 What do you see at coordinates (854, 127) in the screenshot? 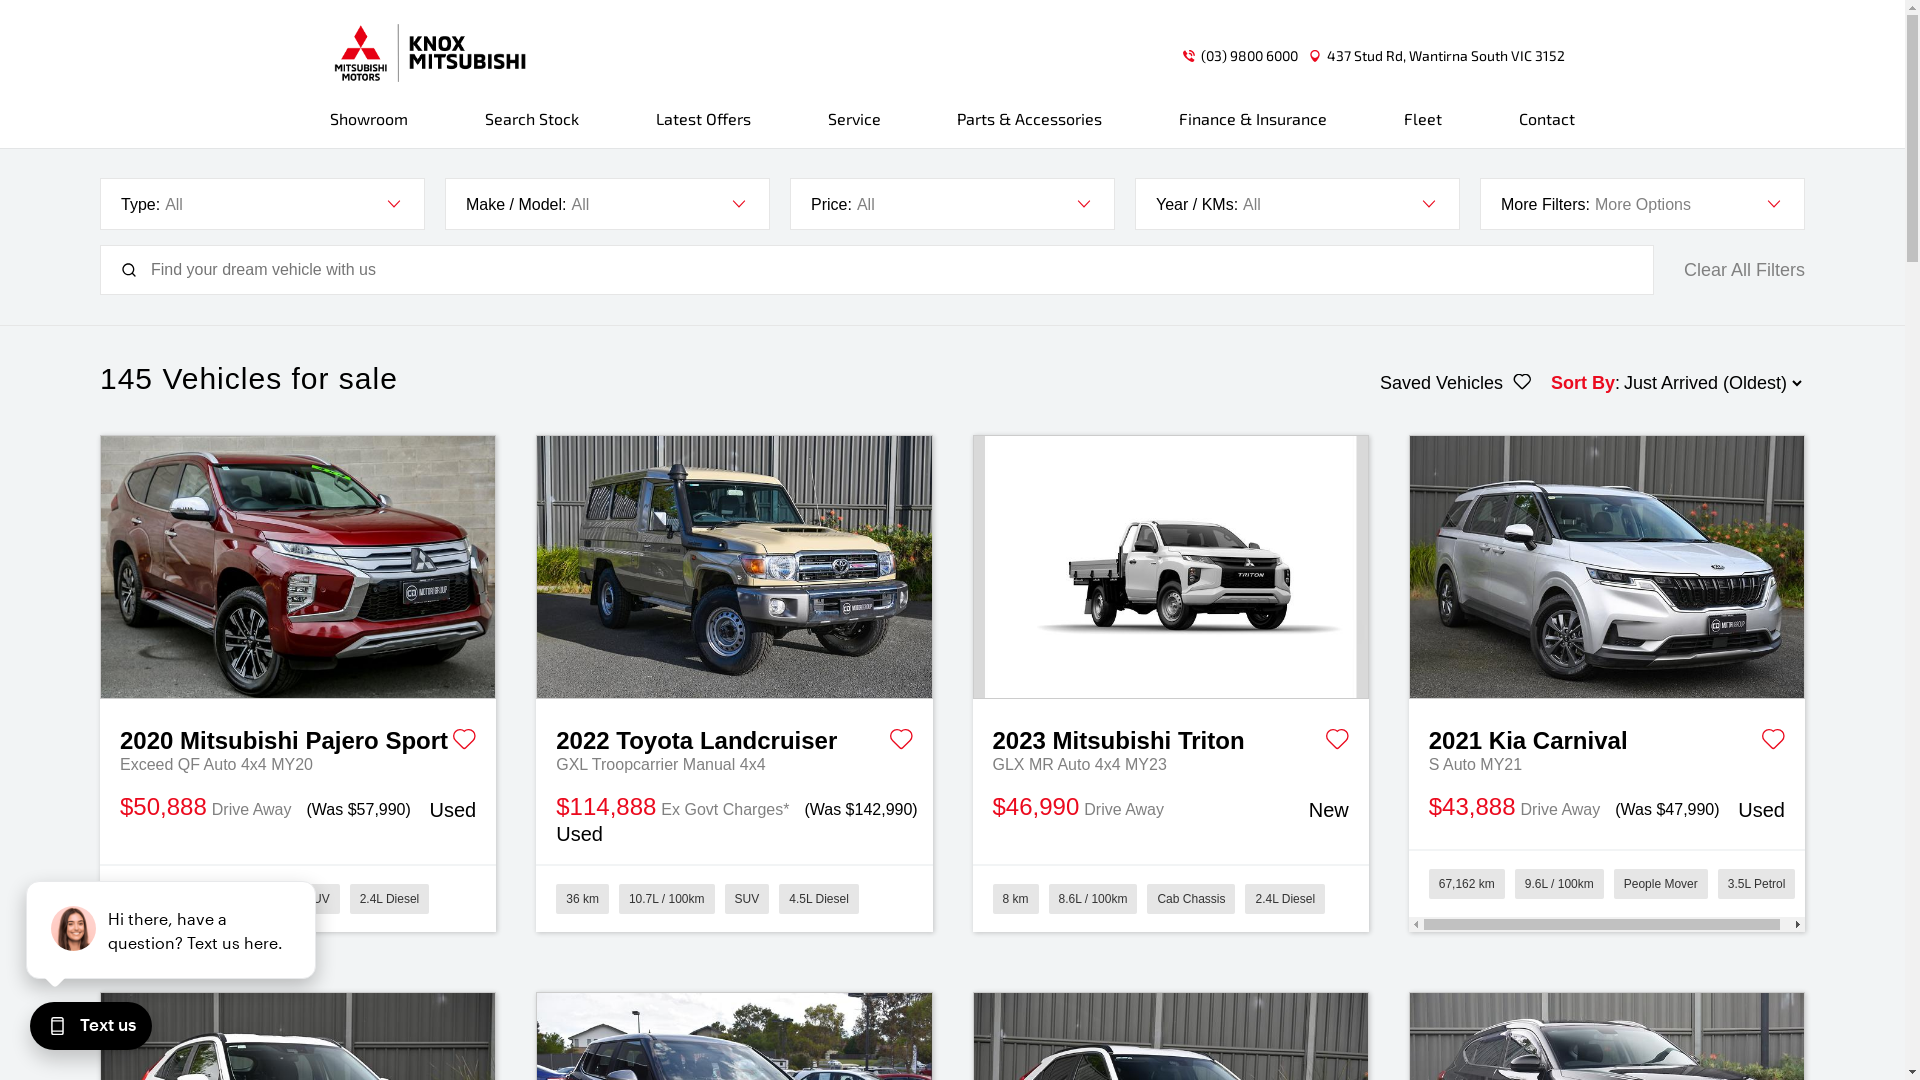
I see `'Service'` at bounding box center [854, 127].